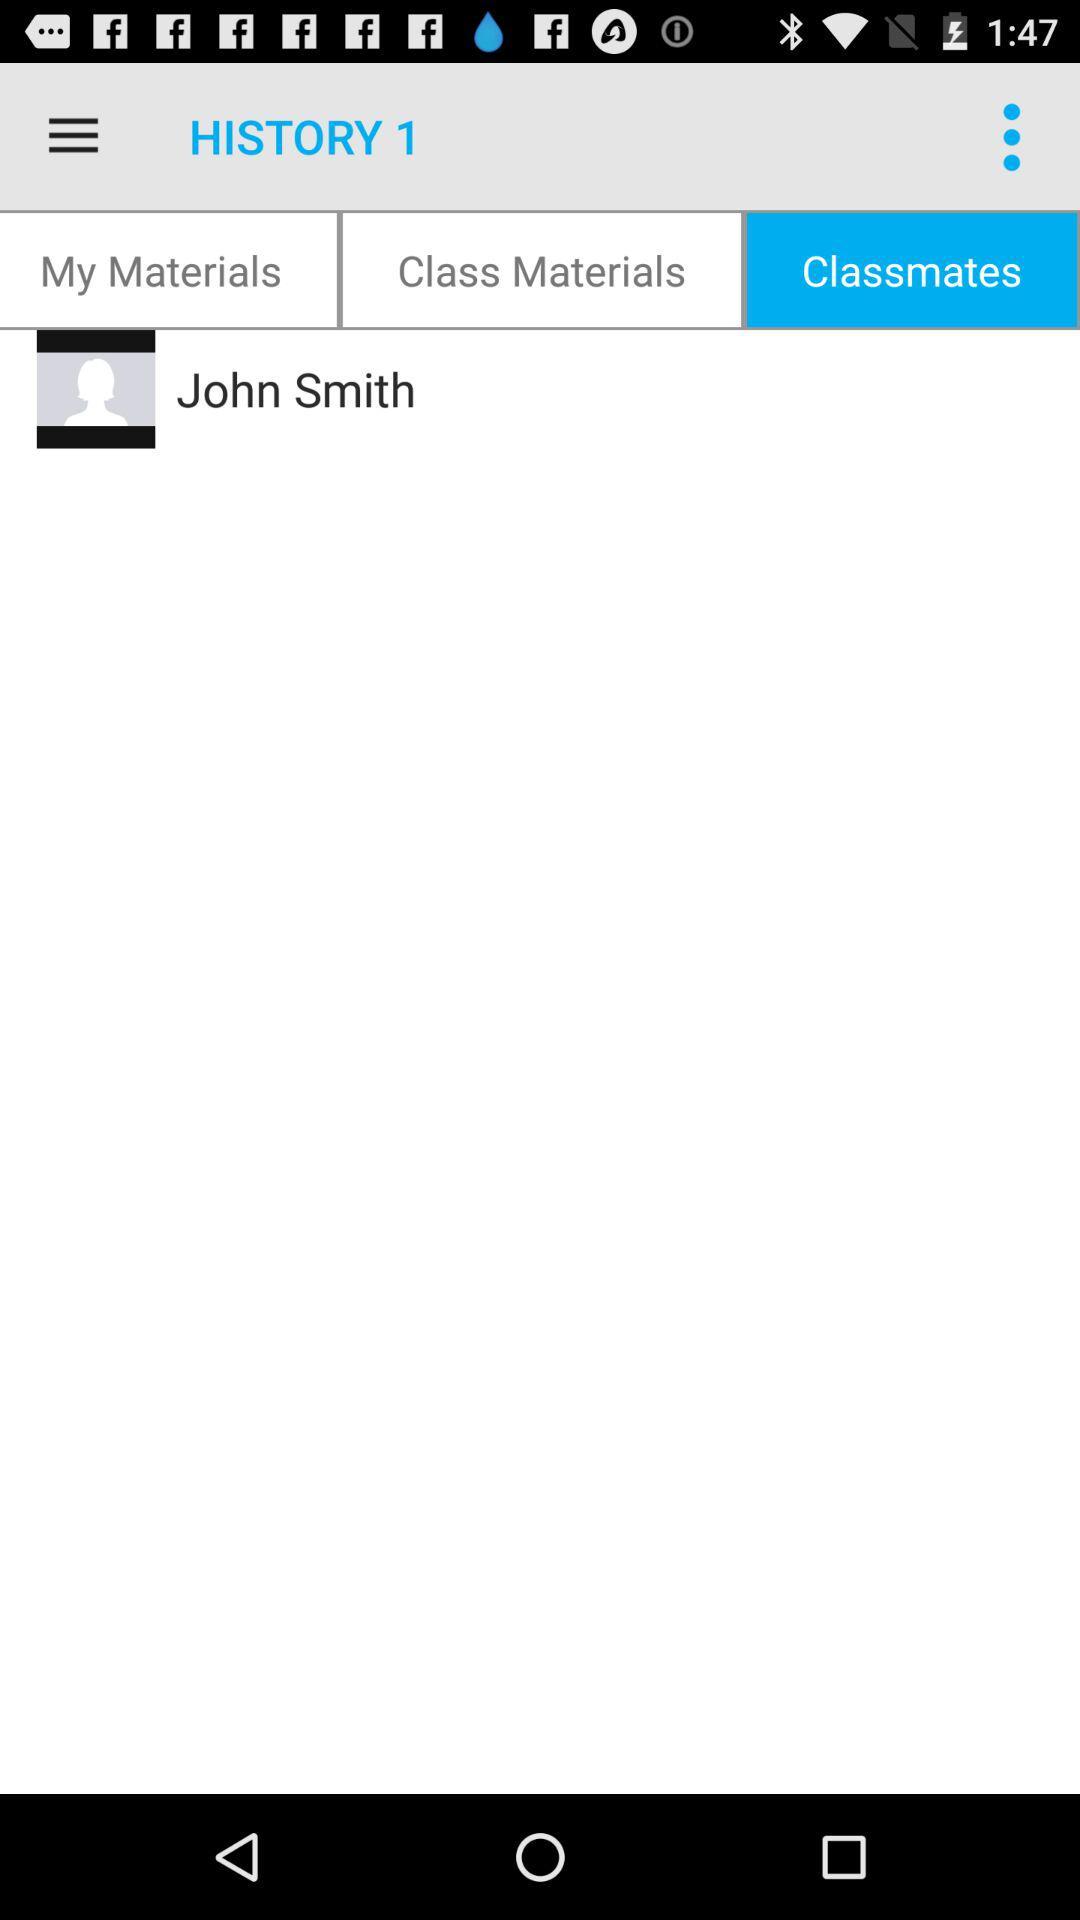  What do you see at coordinates (168, 268) in the screenshot?
I see `icon to the left of class materials` at bounding box center [168, 268].